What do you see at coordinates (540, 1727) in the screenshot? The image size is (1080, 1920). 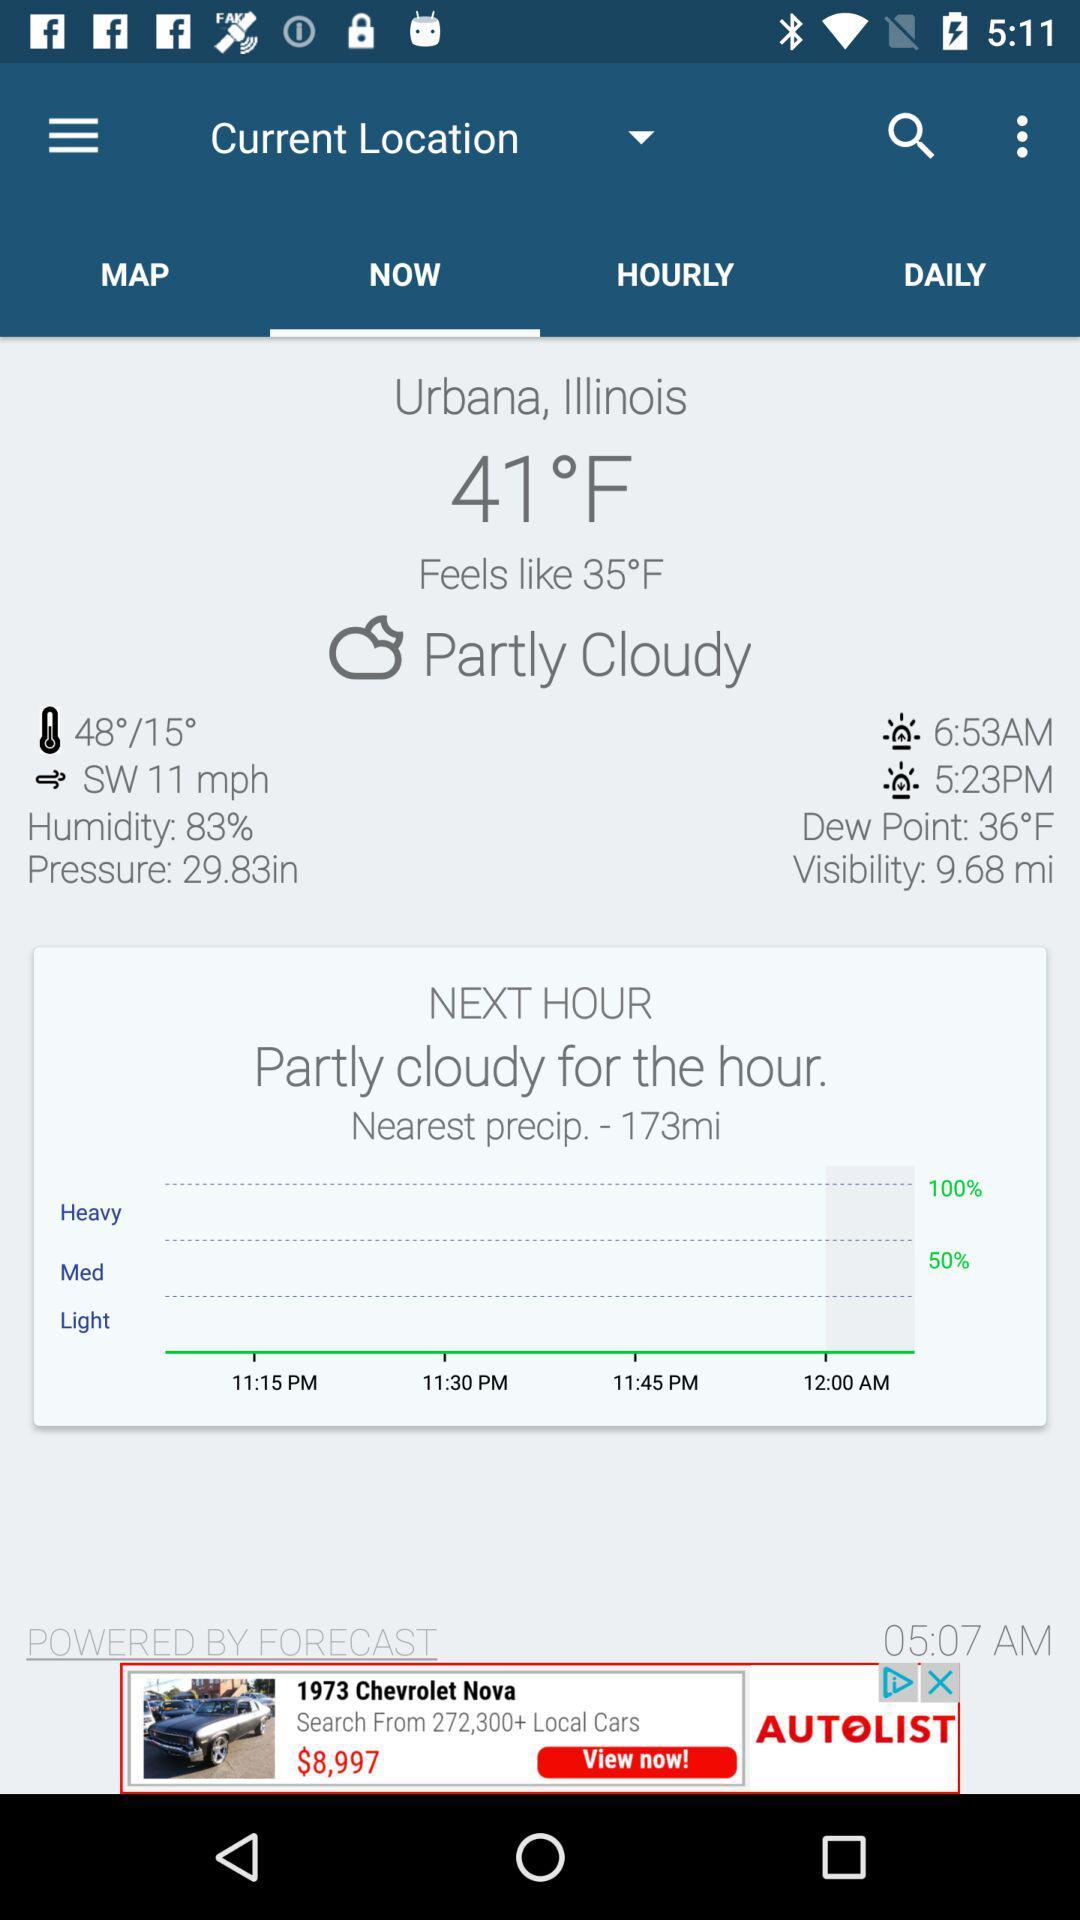 I see `advertisement page` at bounding box center [540, 1727].